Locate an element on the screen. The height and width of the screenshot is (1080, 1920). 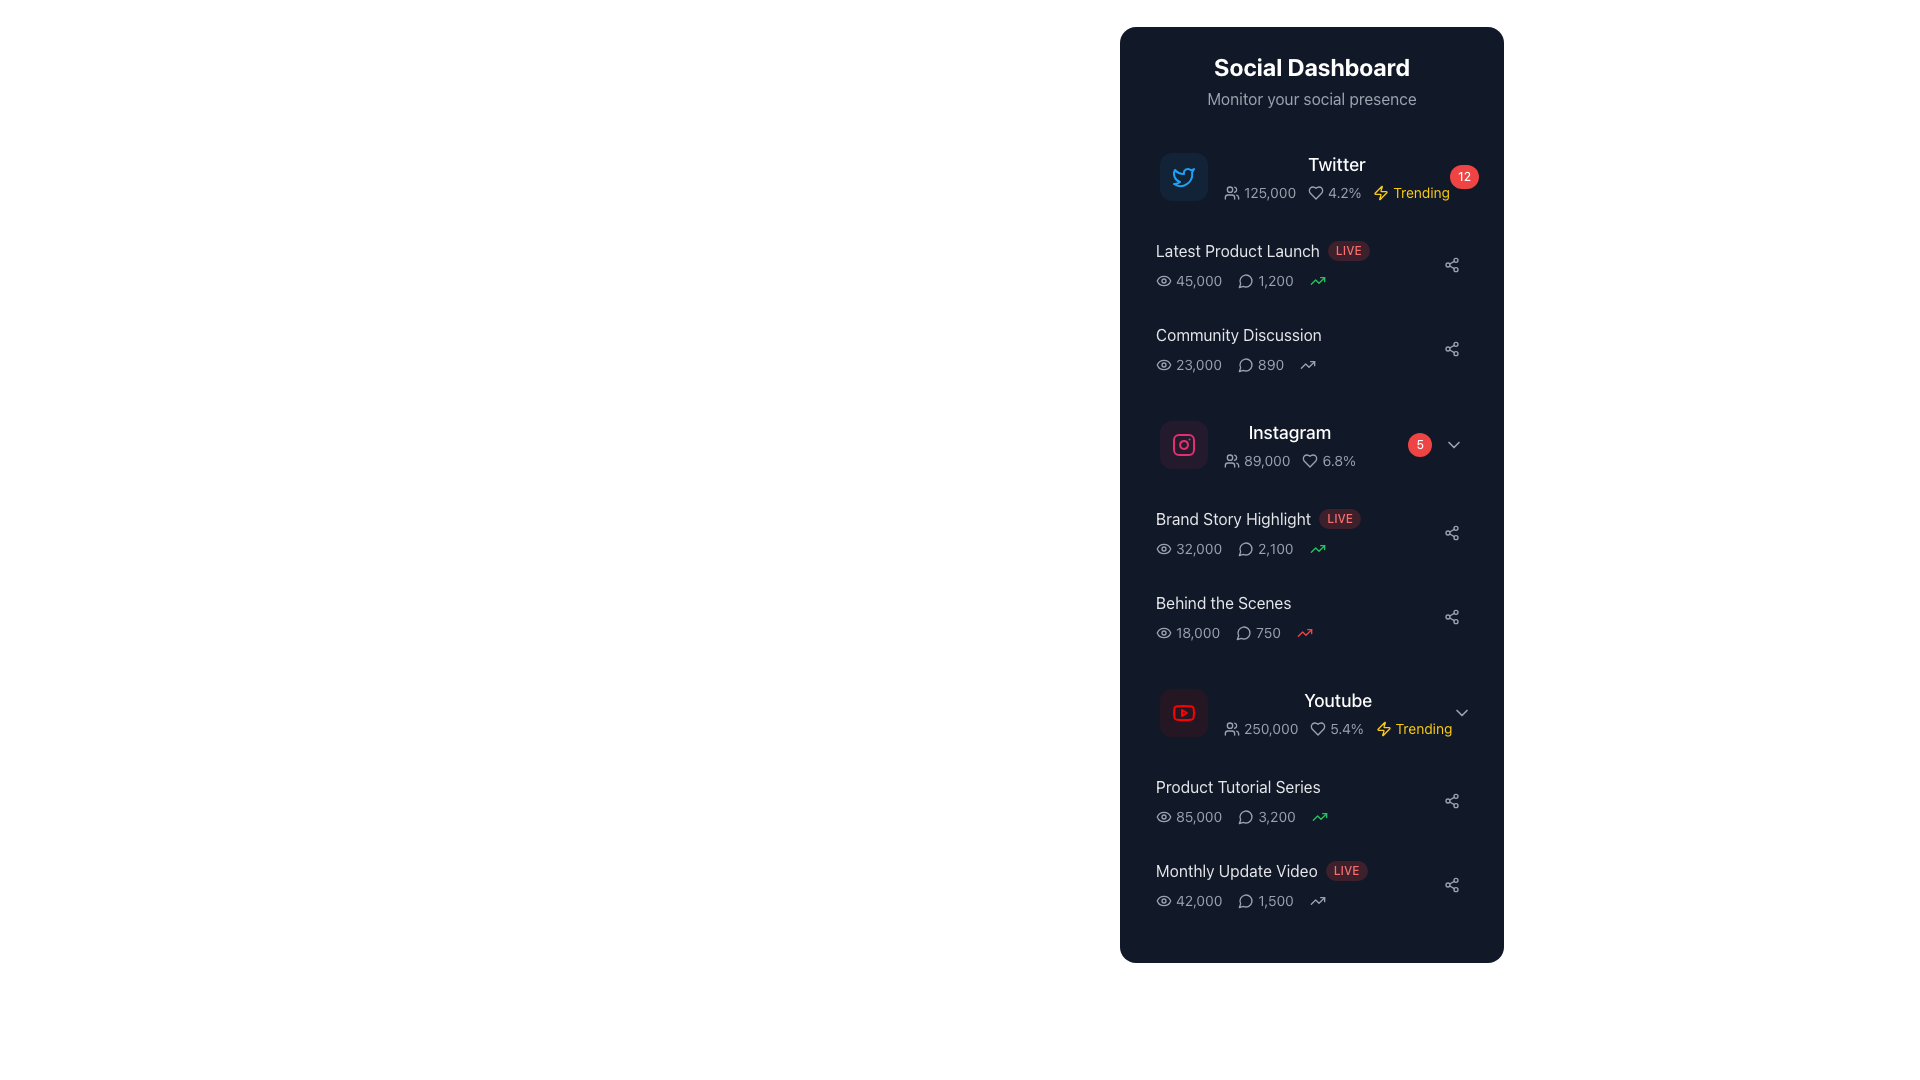
the 'Community Discussion' information row to analyze the trending information represented by the numerical metrics and icons is located at coordinates (1311, 347).